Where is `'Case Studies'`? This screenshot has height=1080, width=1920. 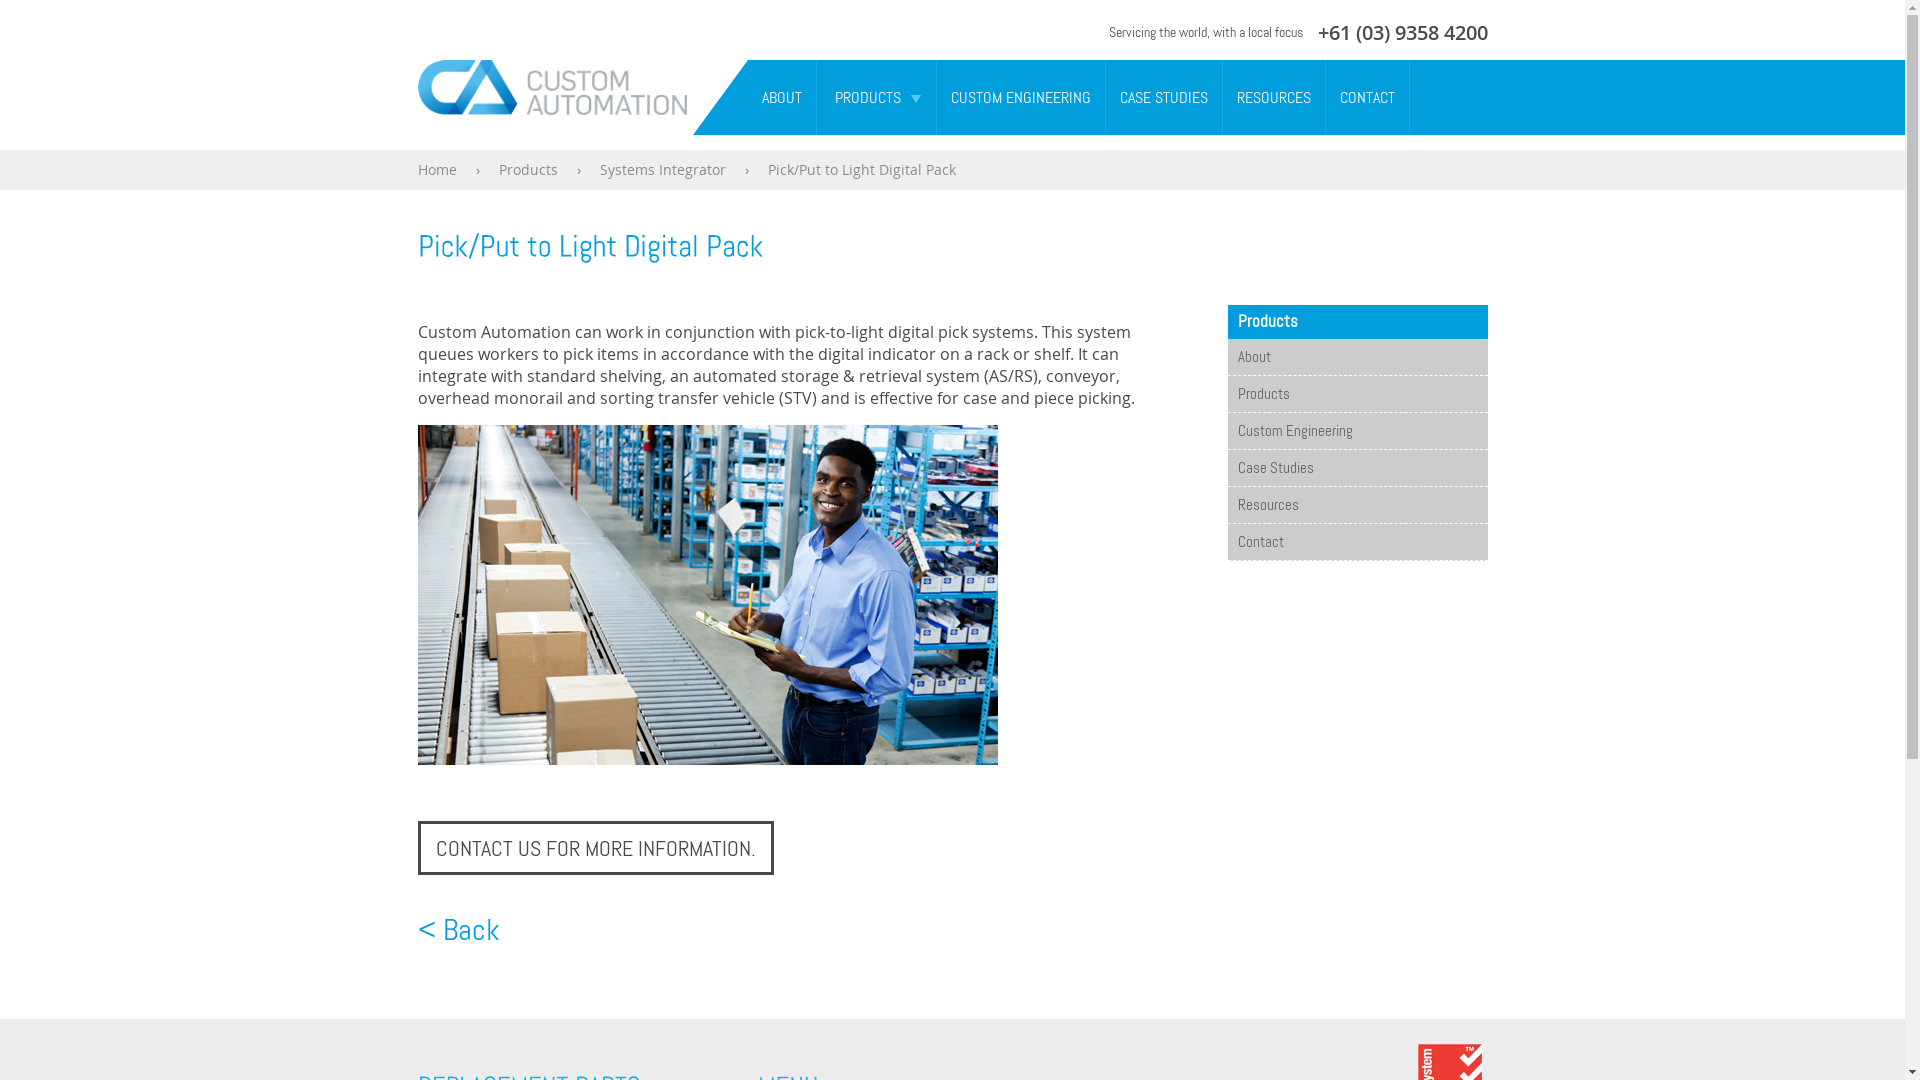 'Case Studies' is located at coordinates (1357, 467).